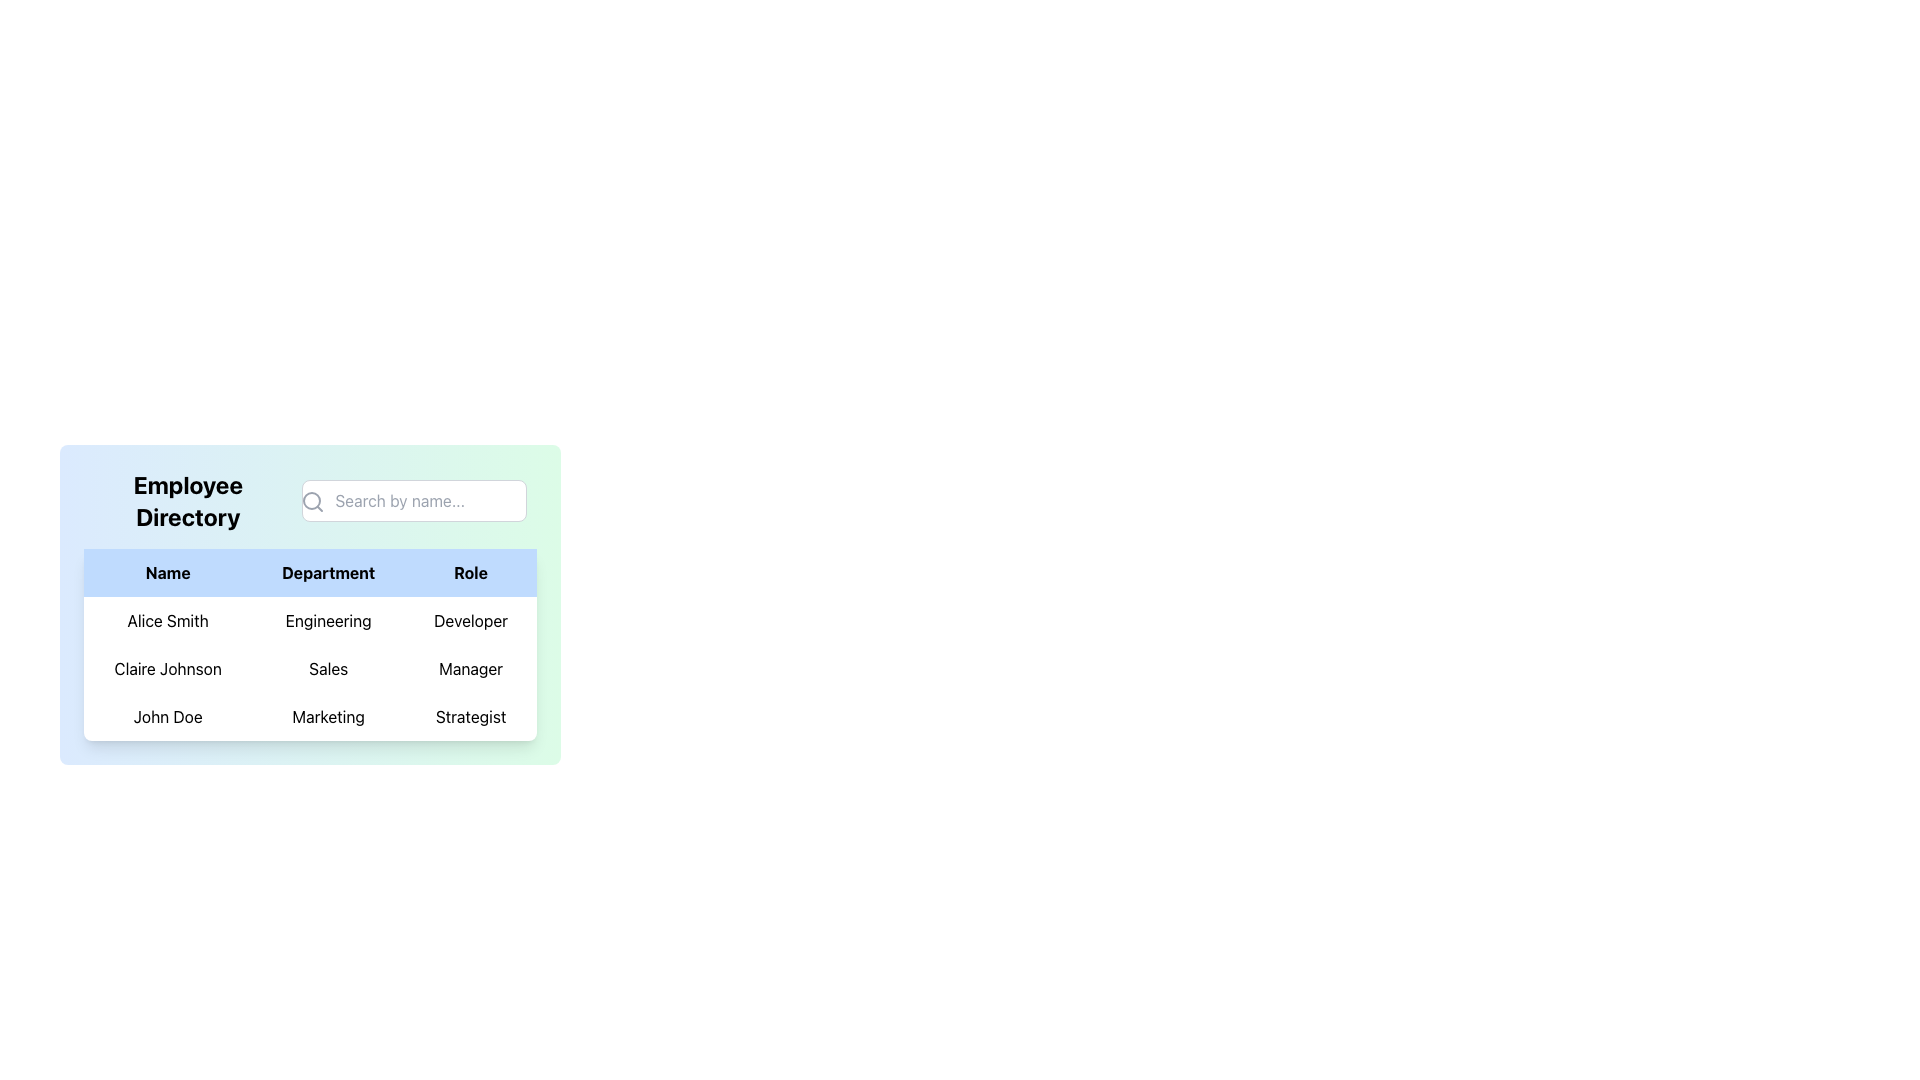 This screenshot has height=1080, width=1920. I want to click on the table cell displaying 'Claire Johnson' in the light blue-themed table under the 'Name' column, so click(168, 668).